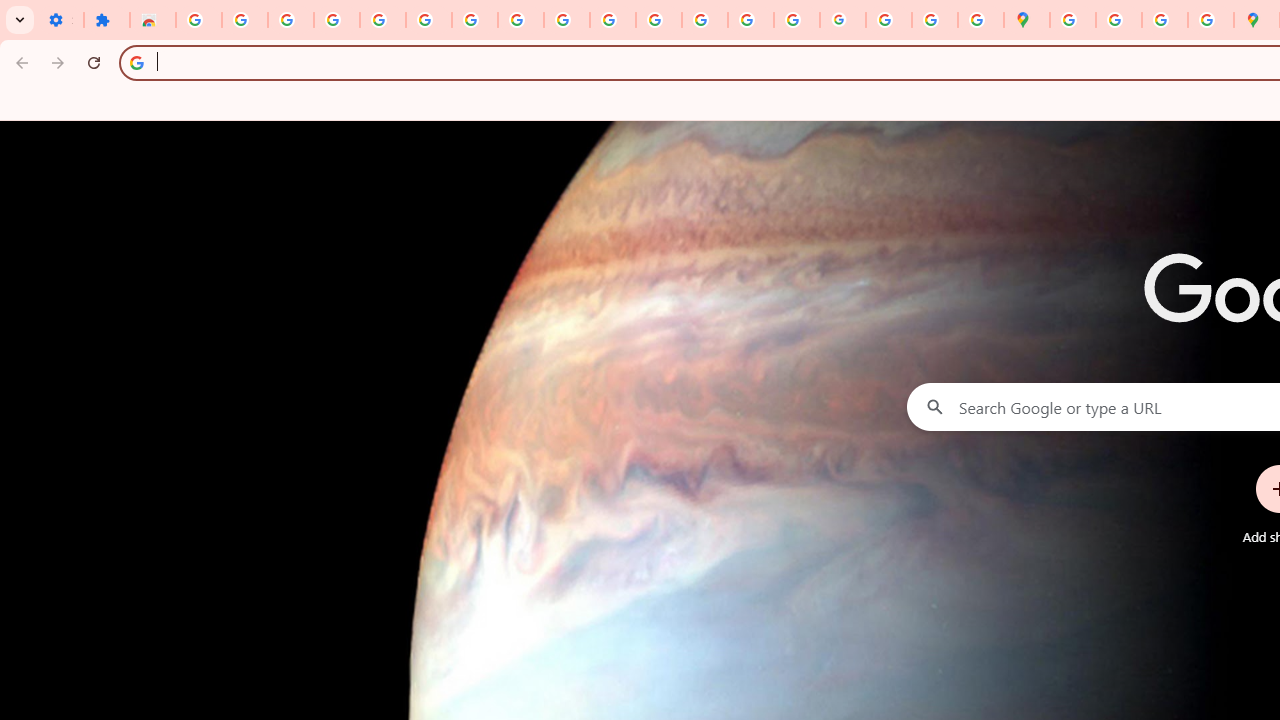  Describe the element at coordinates (60, 20) in the screenshot. I see `'Settings - On startup'` at that location.